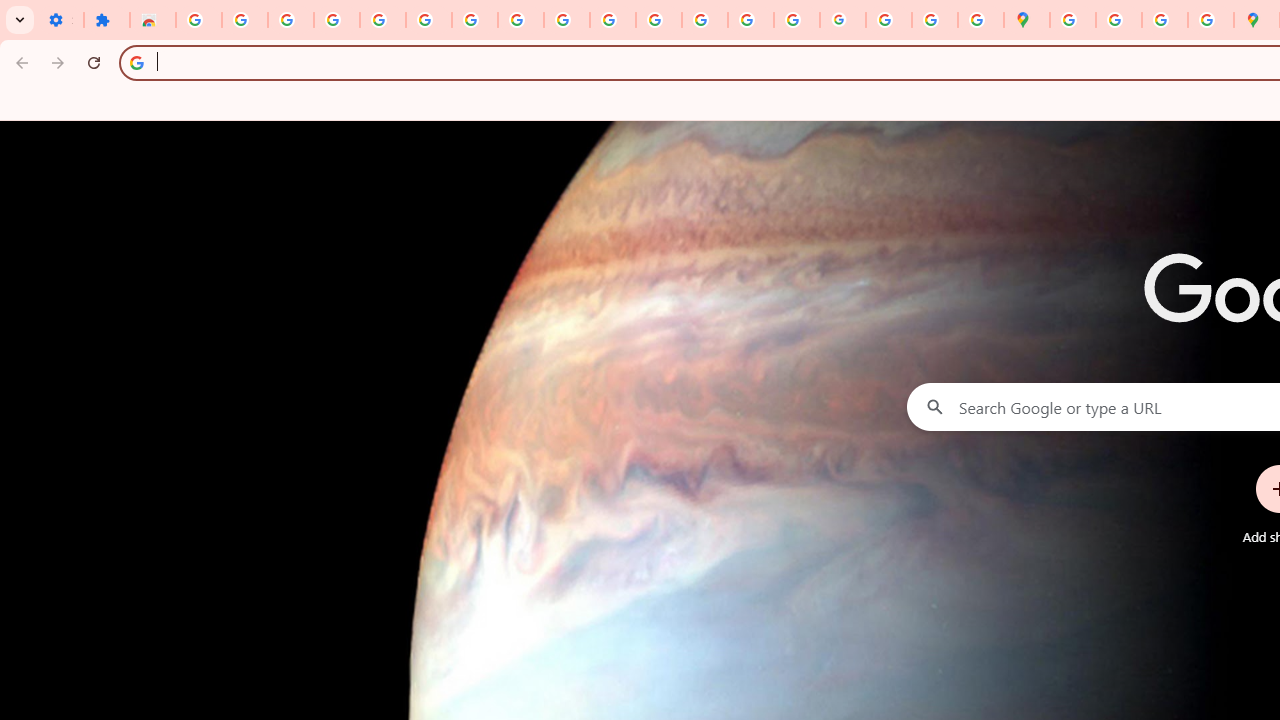  Describe the element at coordinates (60, 20) in the screenshot. I see `'Settings - On startup'` at that location.